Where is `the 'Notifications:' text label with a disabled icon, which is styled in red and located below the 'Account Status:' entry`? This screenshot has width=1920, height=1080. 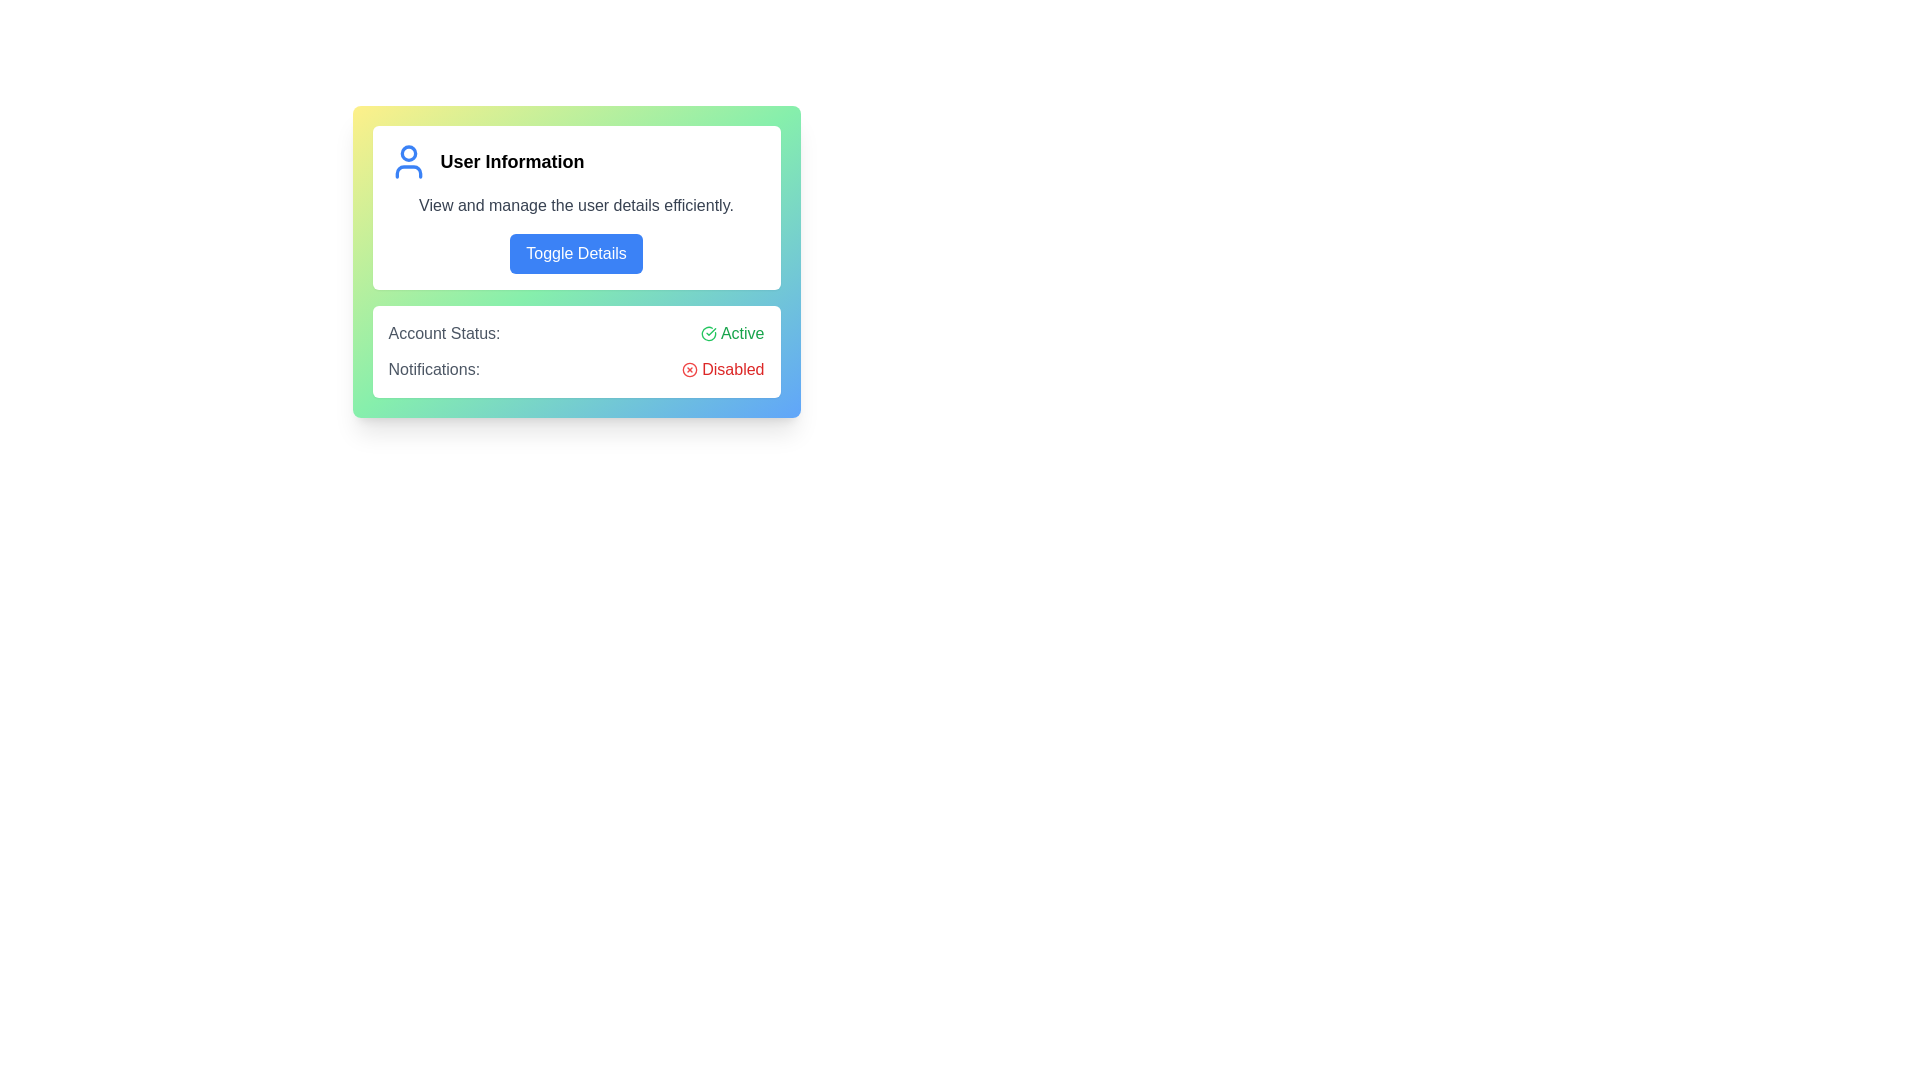 the 'Notifications:' text label with a disabled icon, which is styled in red and located below the 'Account Status:' entry is located at coordinates (575, 370).